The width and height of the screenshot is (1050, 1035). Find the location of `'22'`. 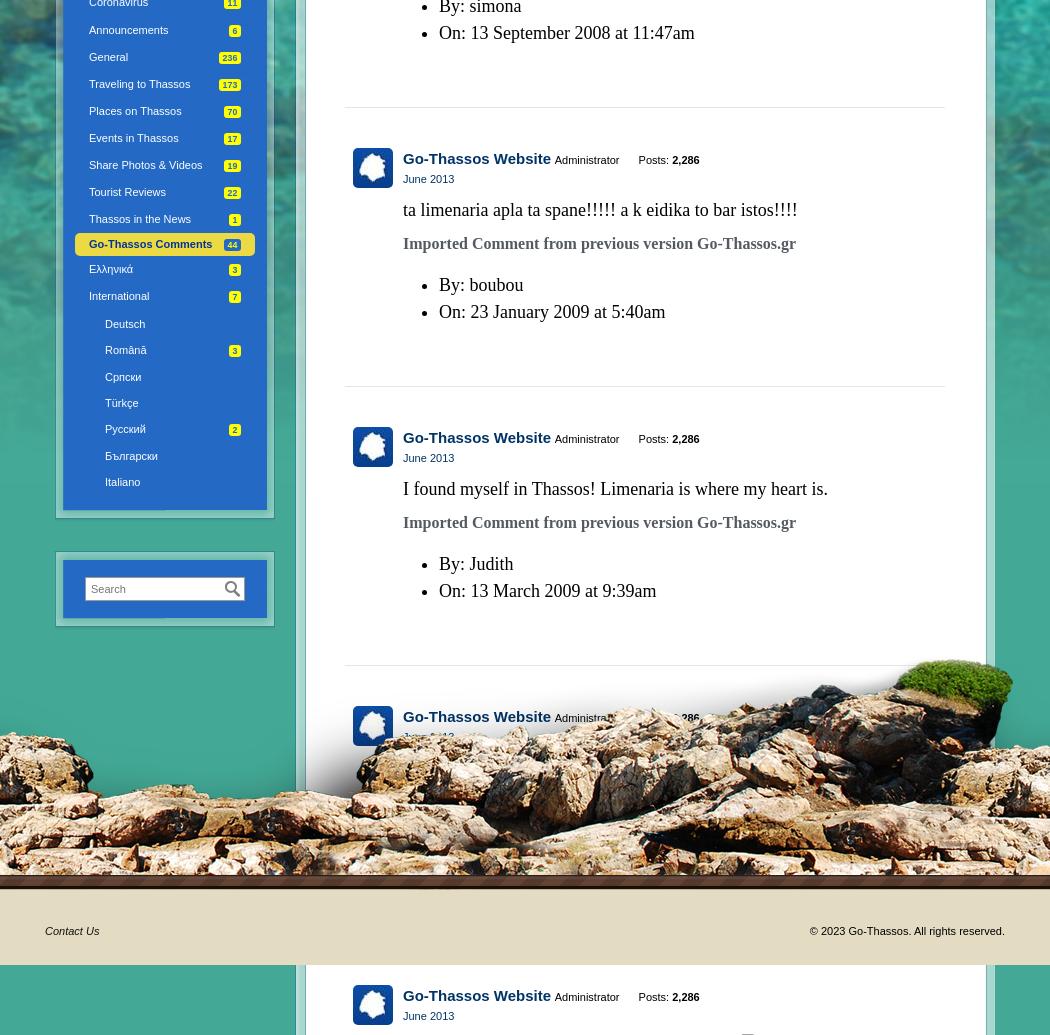

'22' is located at coordinates (232, 193).